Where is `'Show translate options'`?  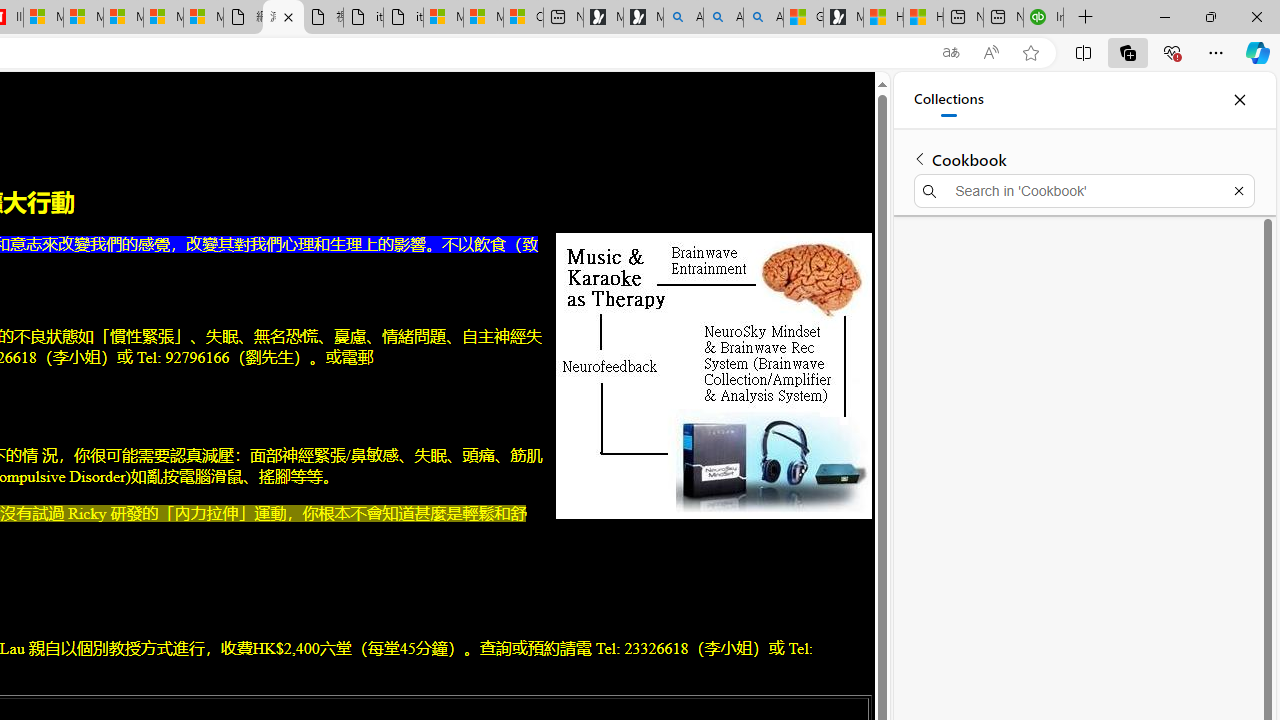
'Show translate options' is located at coordinates (950, 52).